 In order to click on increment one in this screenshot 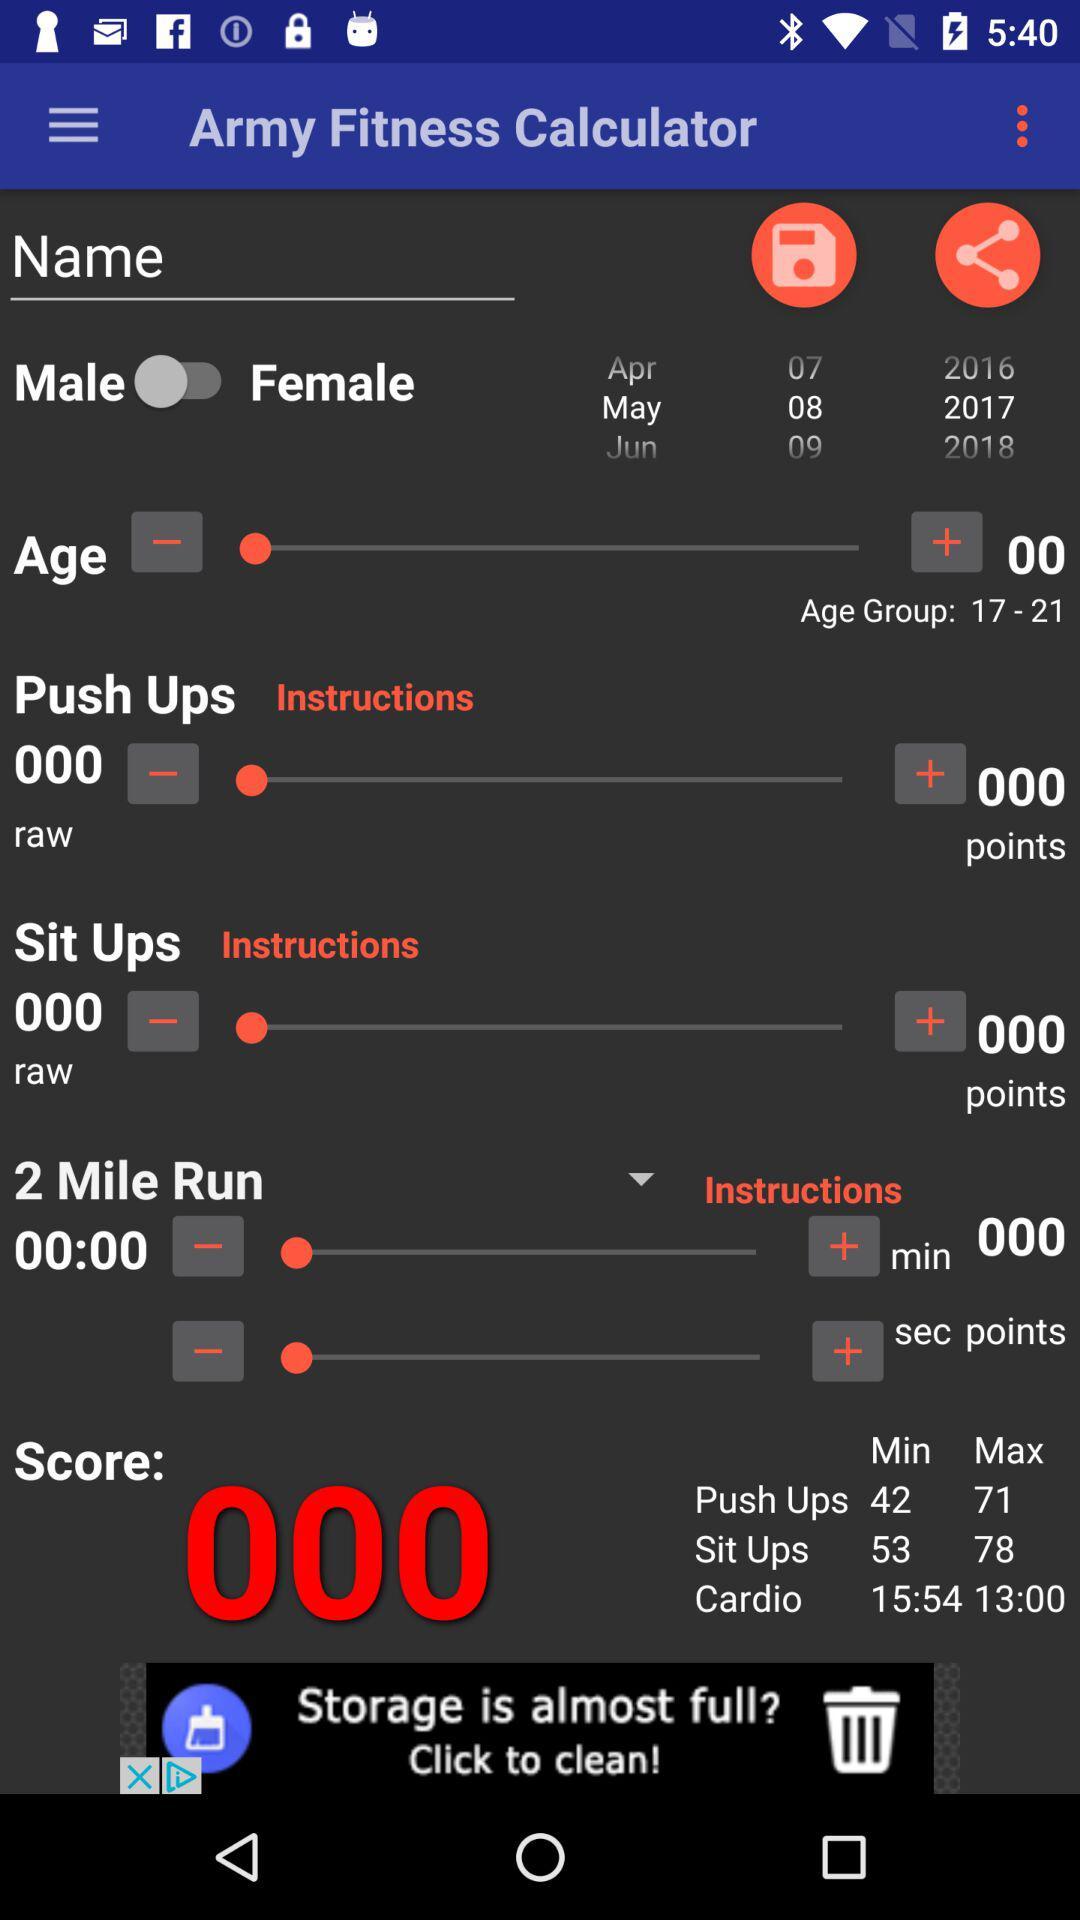, I will do `click(945, 541)`.